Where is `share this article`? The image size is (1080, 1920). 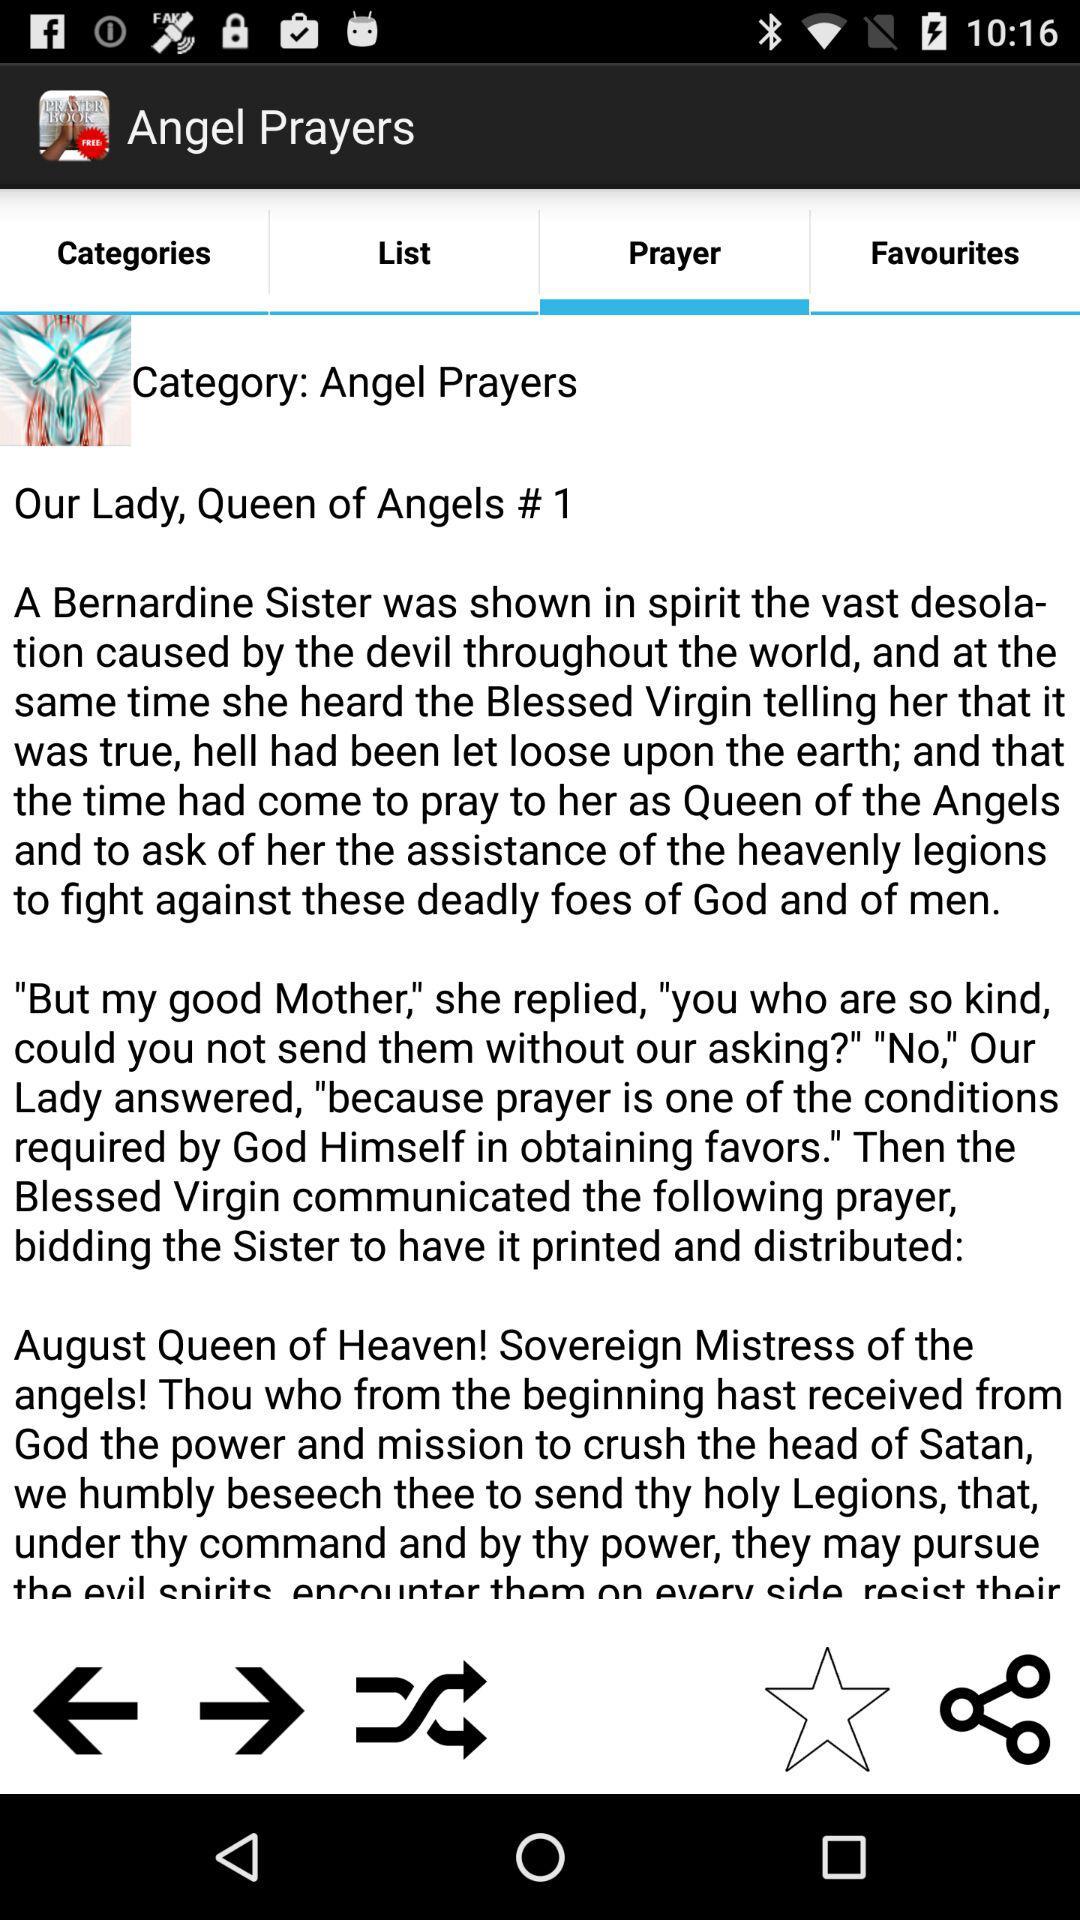 share this article is located at coordinates (995, 1708).